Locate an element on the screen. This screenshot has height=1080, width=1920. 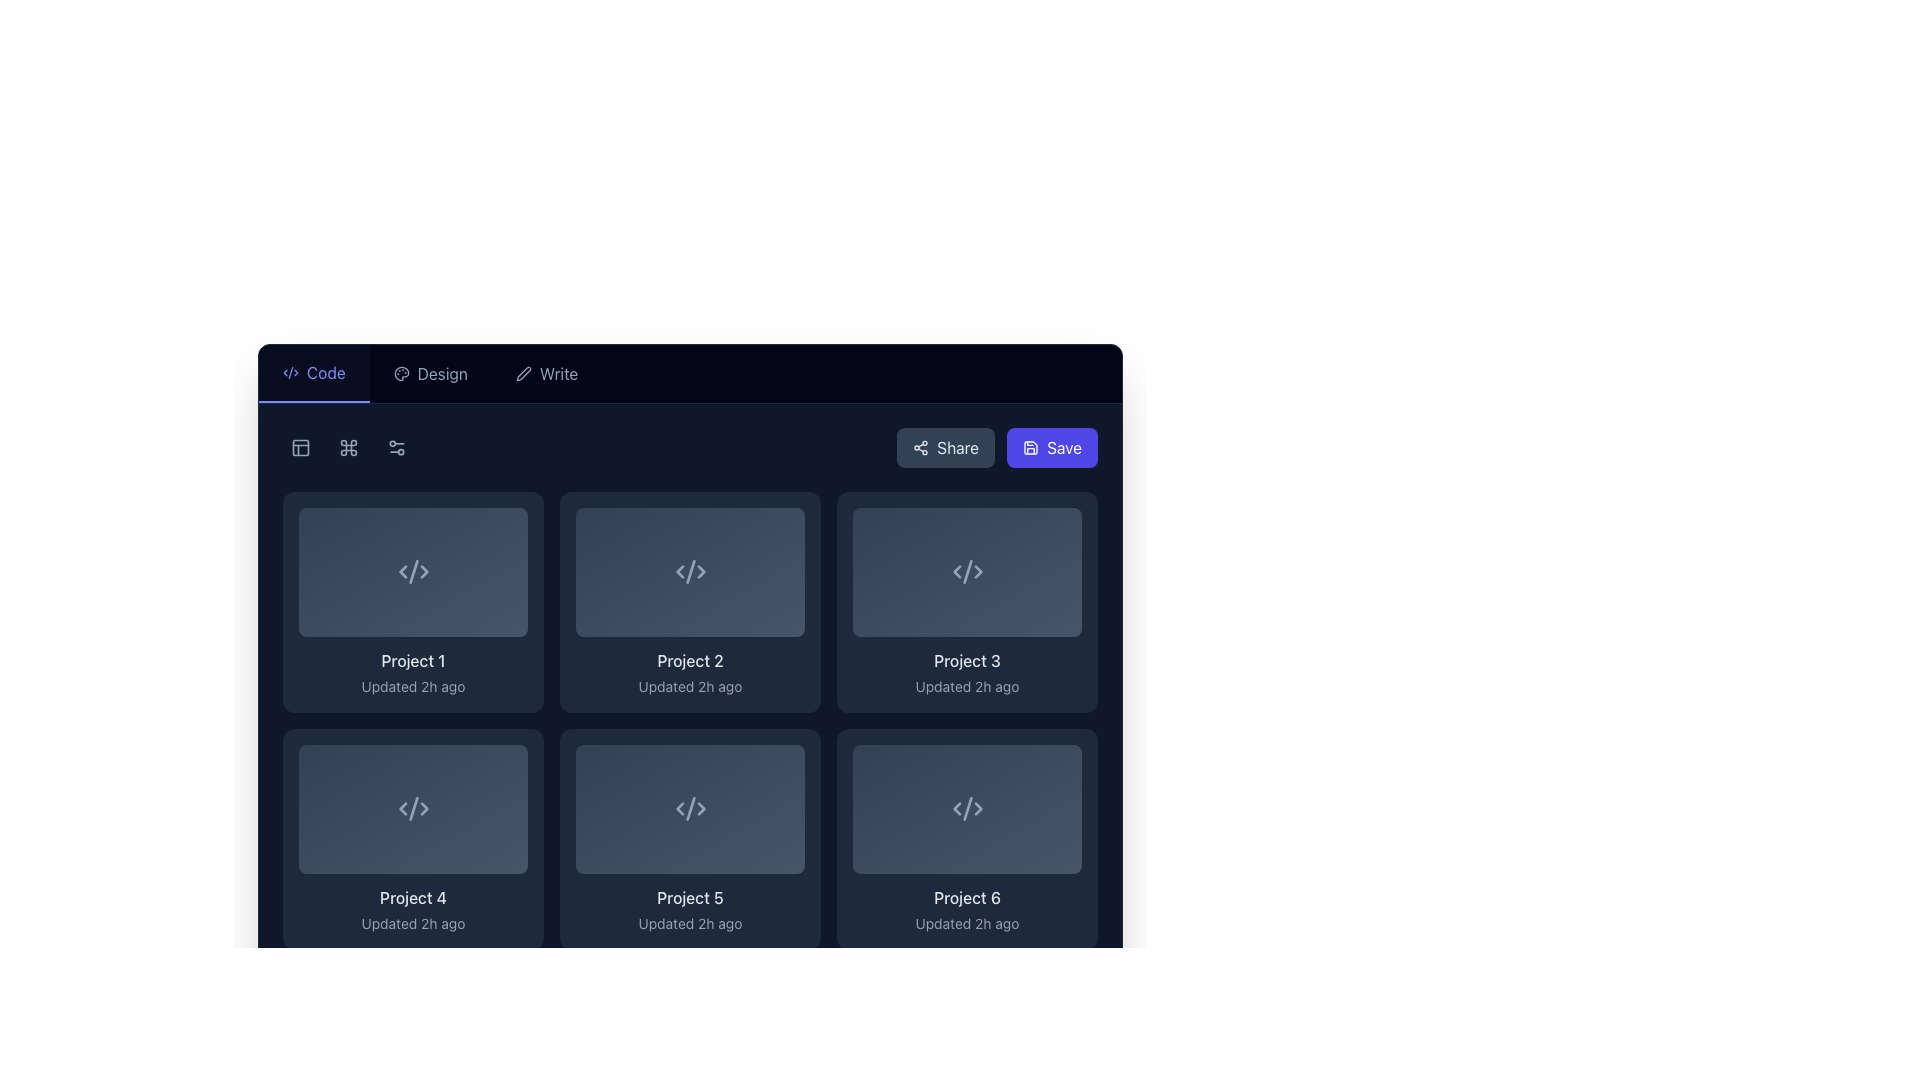
the SVG icon representing code within the card labeled 'Project 5' is located at coordinates (690, 808).